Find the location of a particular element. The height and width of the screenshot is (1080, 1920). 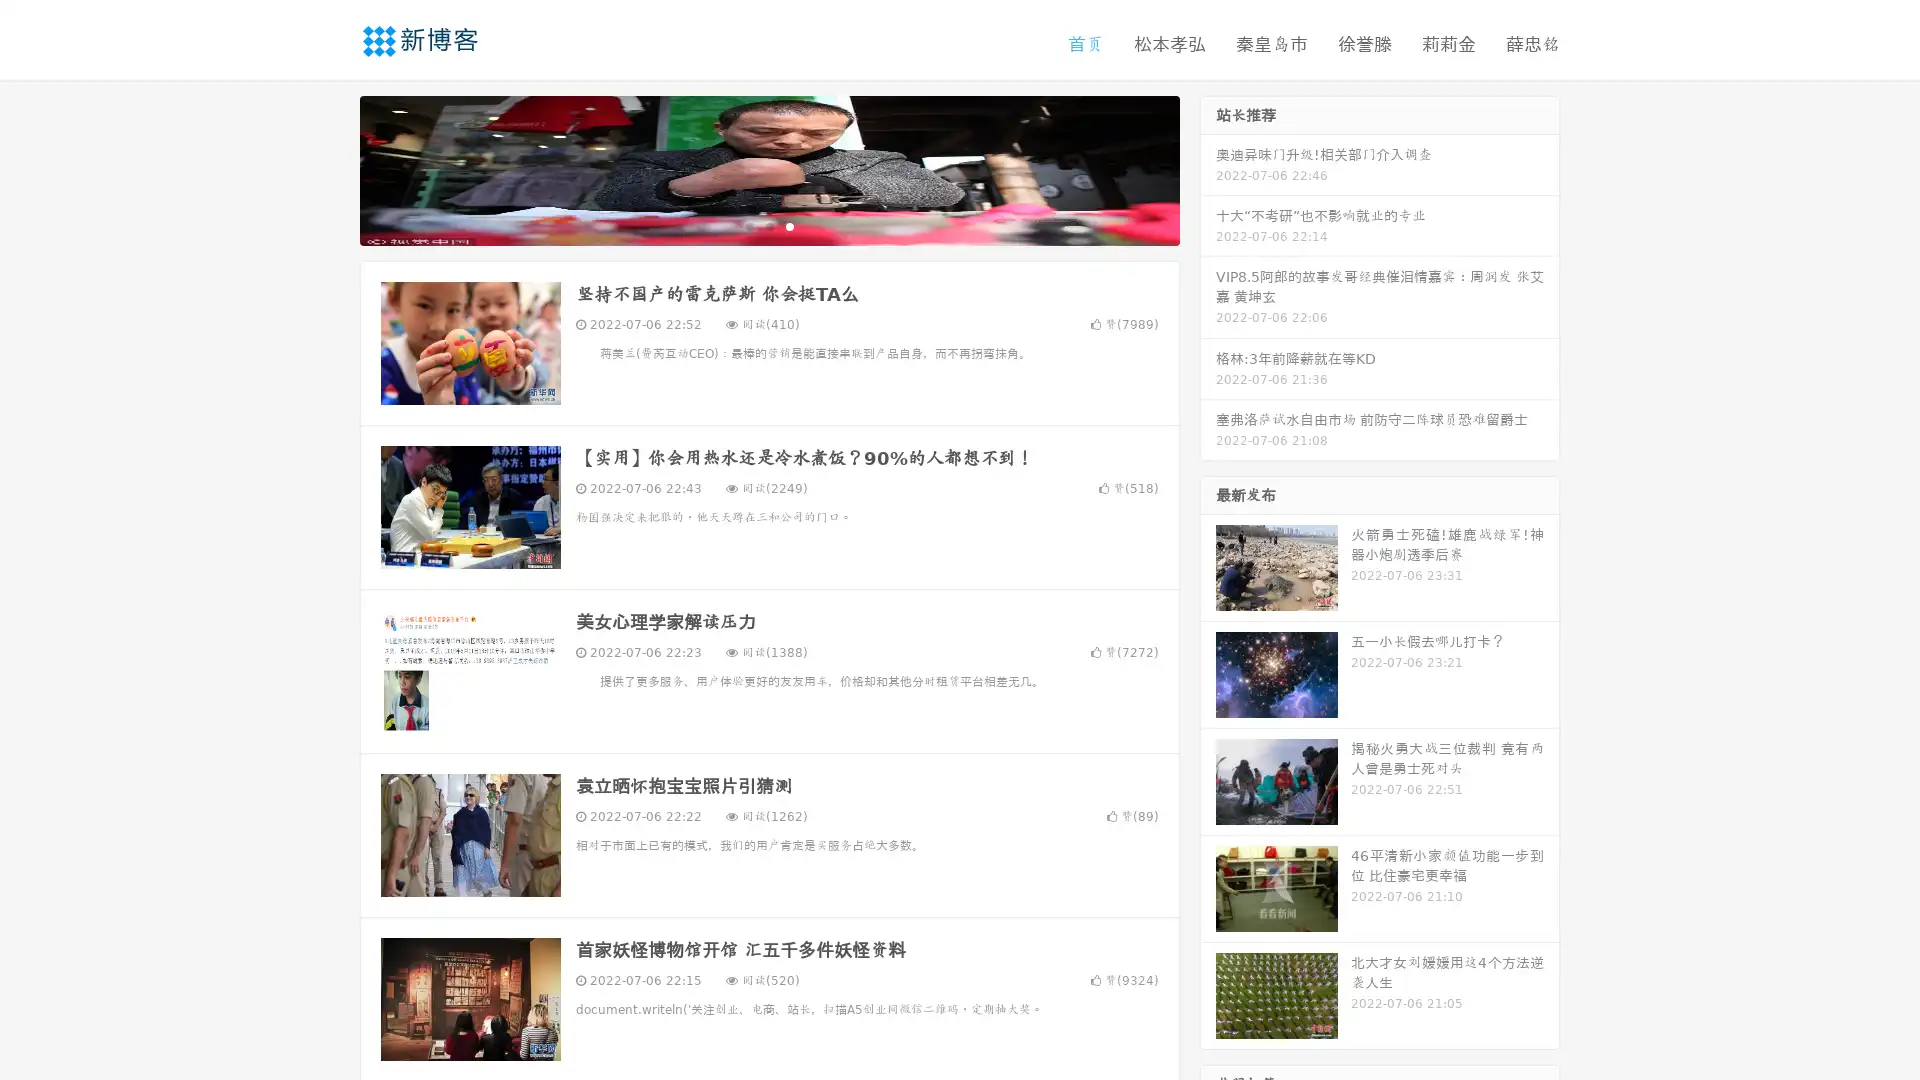

Next slide is located at coordinates (1208, 168).